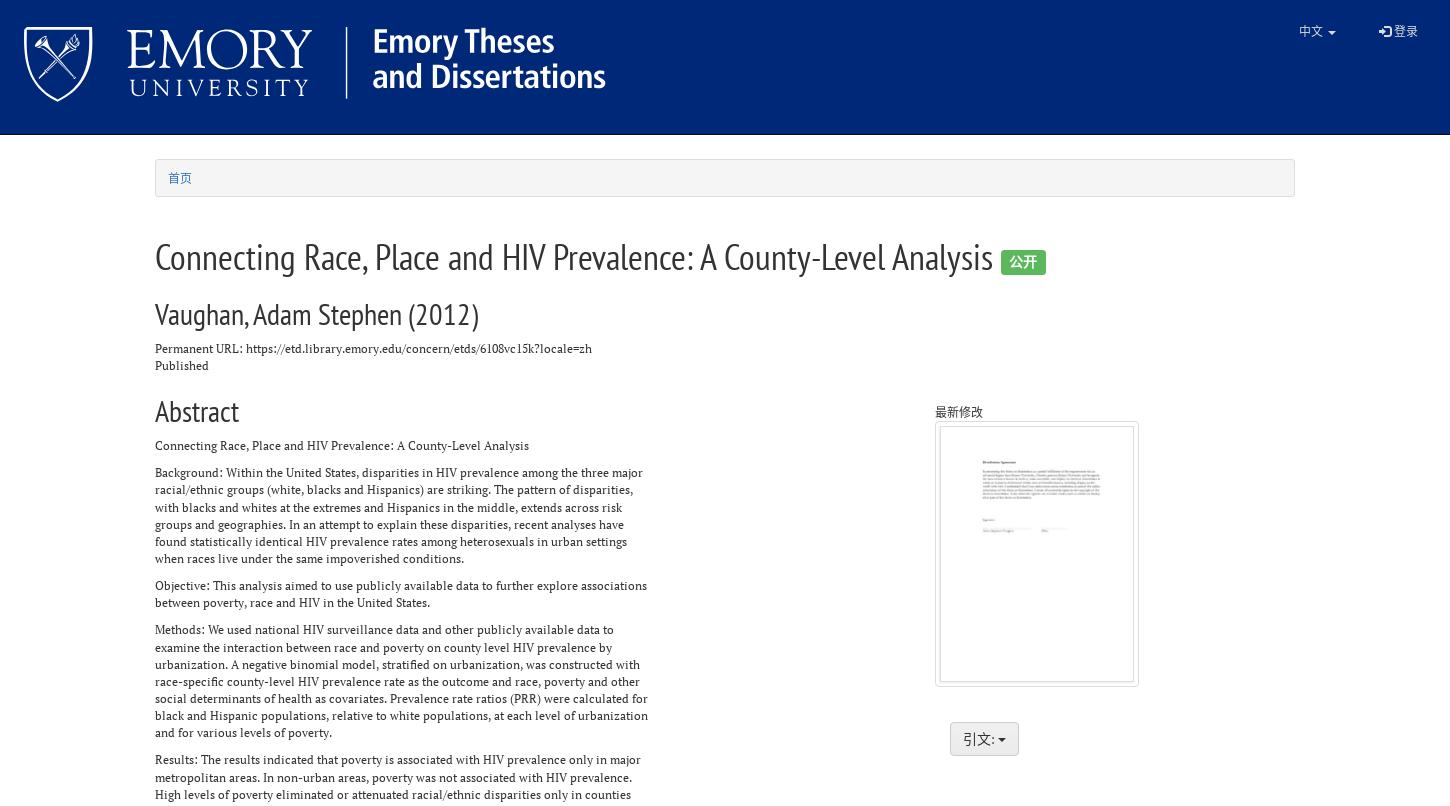  What do you see at coordinates (400, 698) in the screenshot?
I see `'social determinants of health as covariates. Prevalence rate ratios
(PRR) were calculated for'` at bounding box center [400, 698].